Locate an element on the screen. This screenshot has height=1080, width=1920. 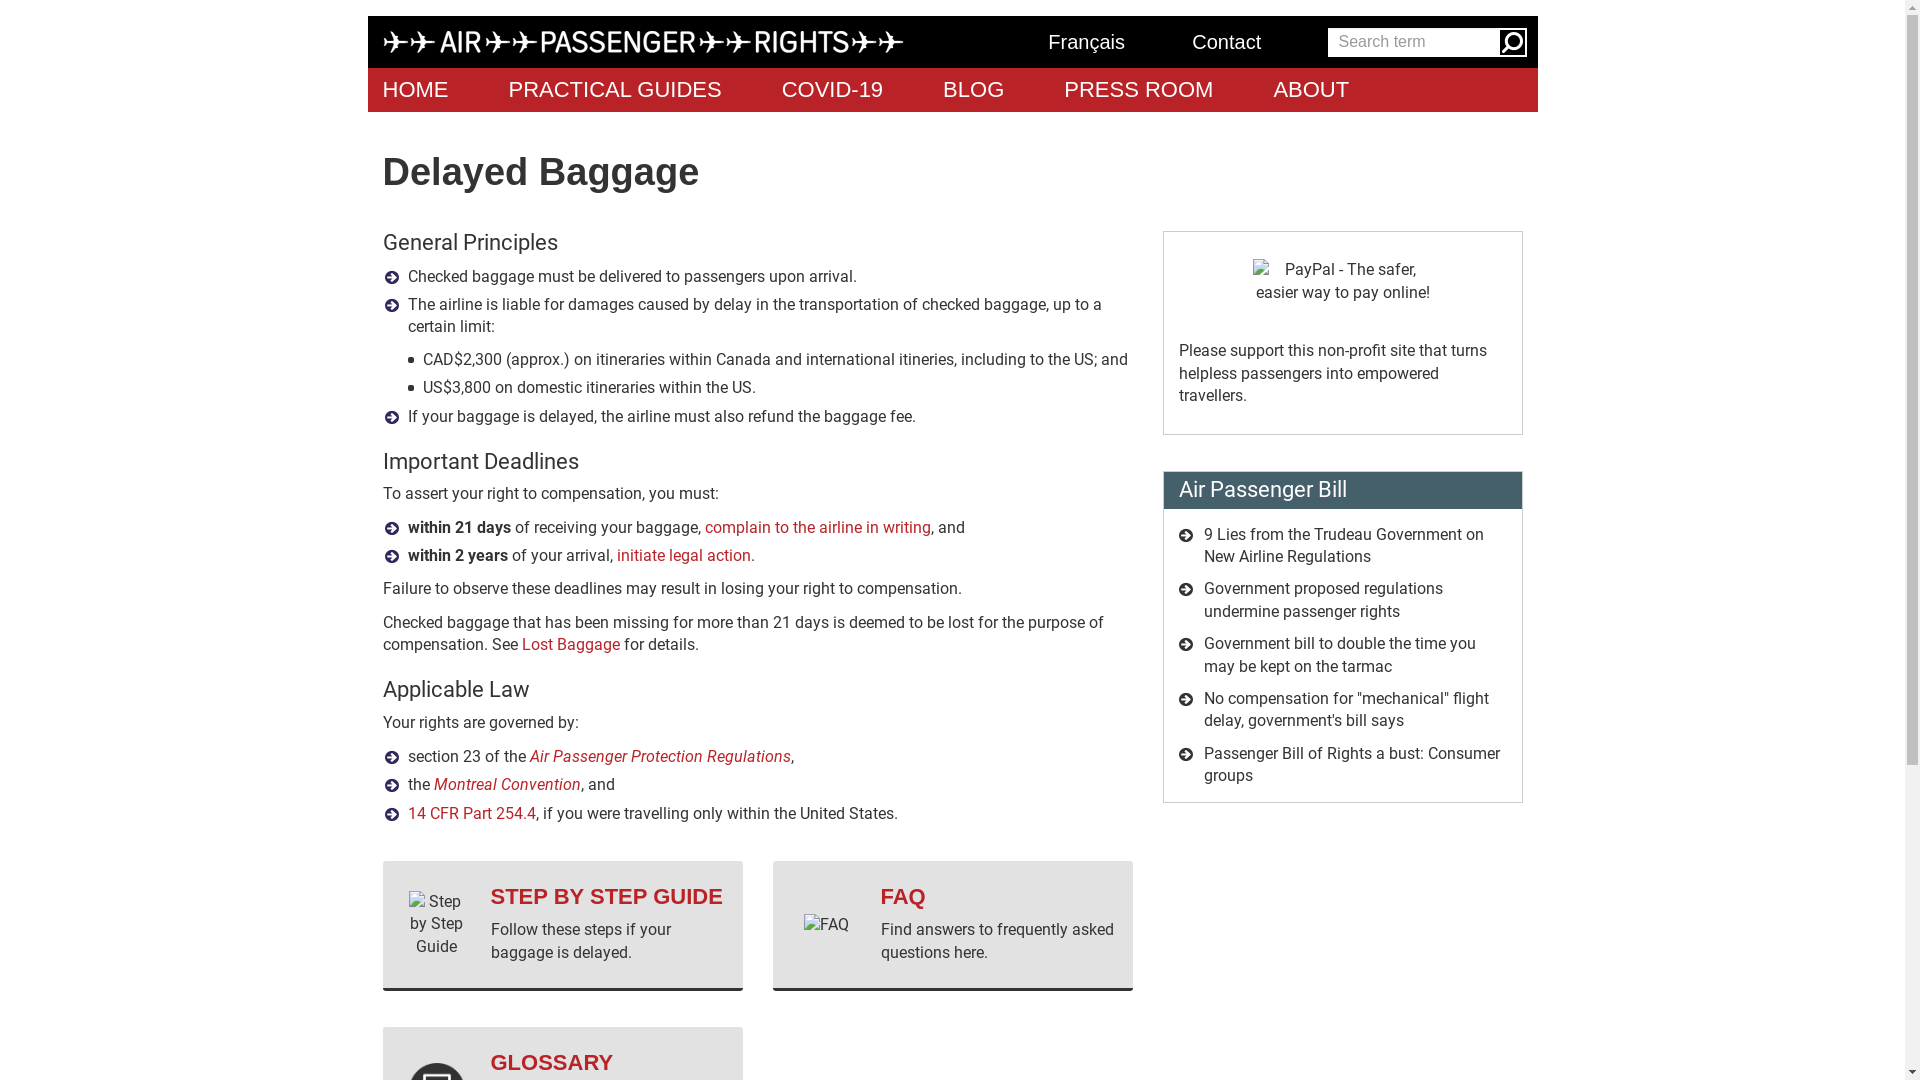
'Contact' is located at coordinates (1242, 42).